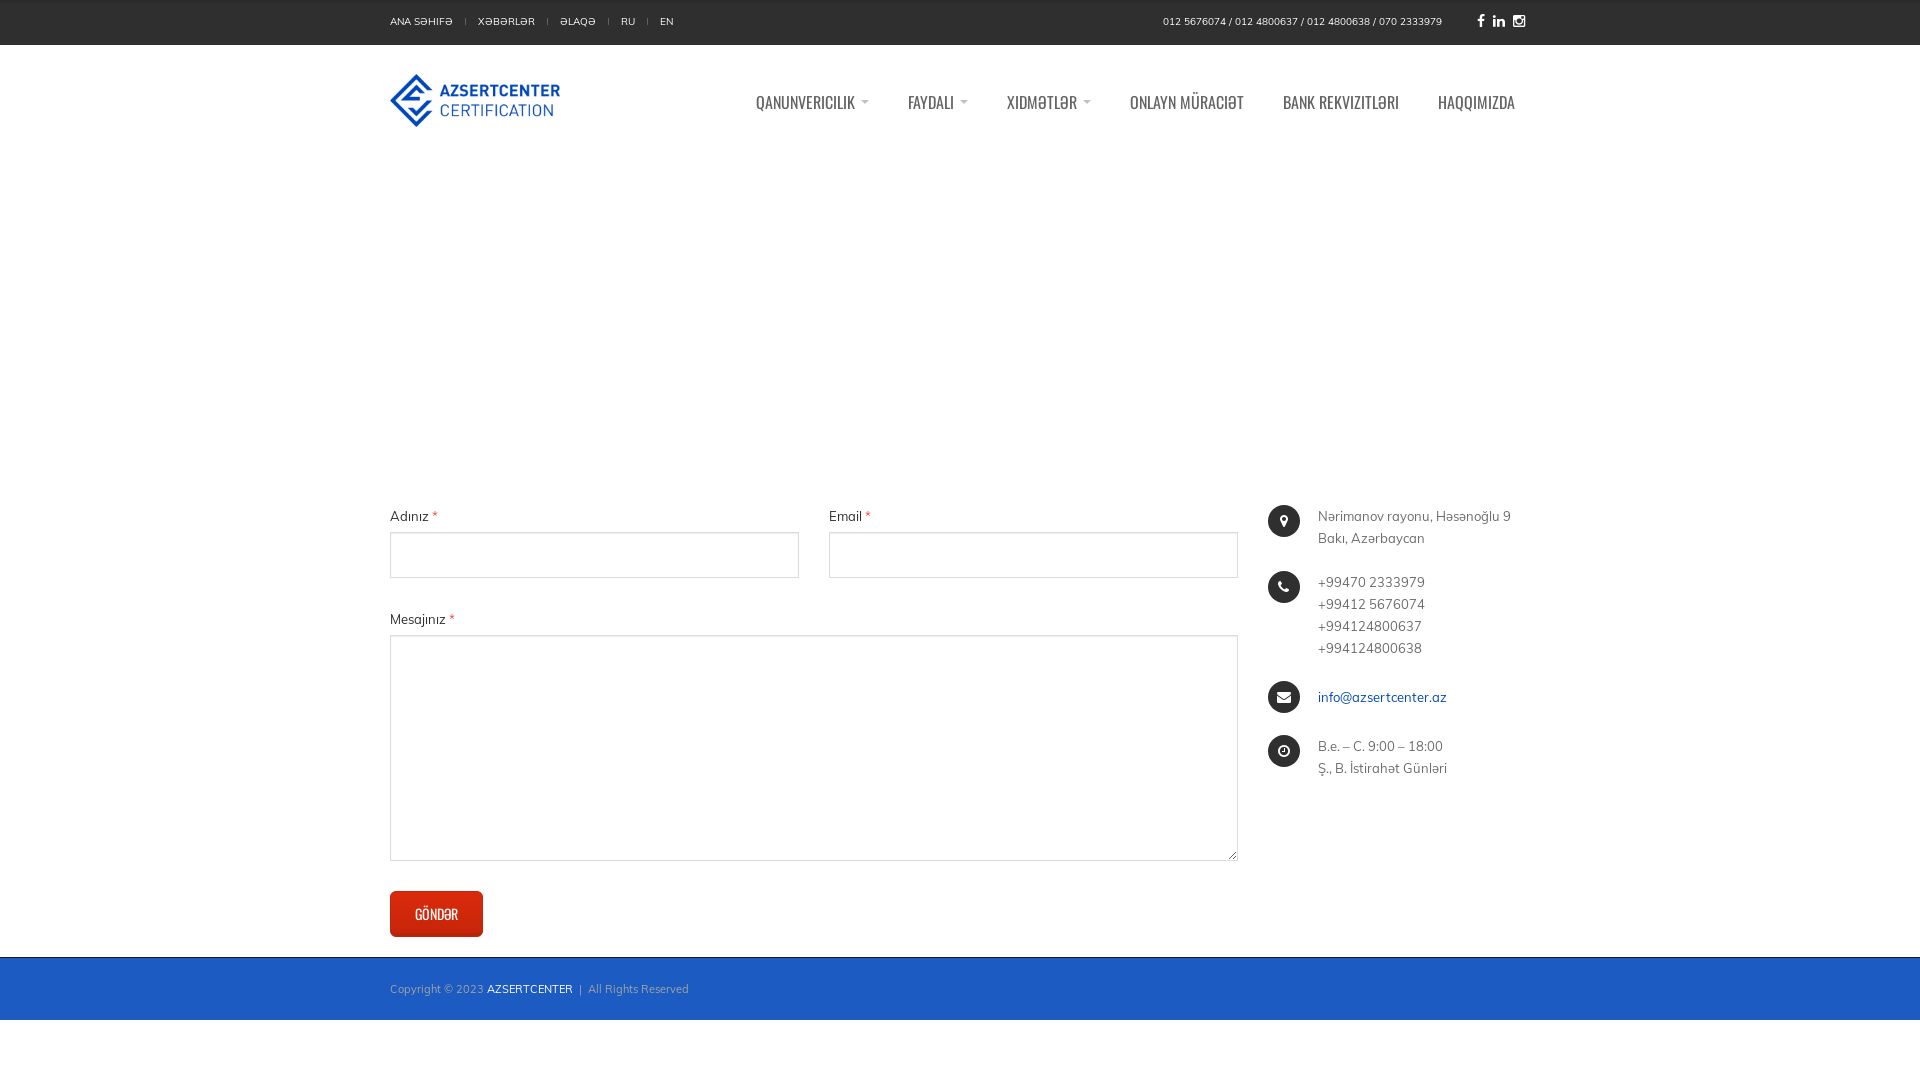 The height and width of the screenshot is (1080, 1920). What do you see at coordinates (812, 101) in the screenshot?
I see `'QANUNVERICILIK'` at bounding box center [812, 101].